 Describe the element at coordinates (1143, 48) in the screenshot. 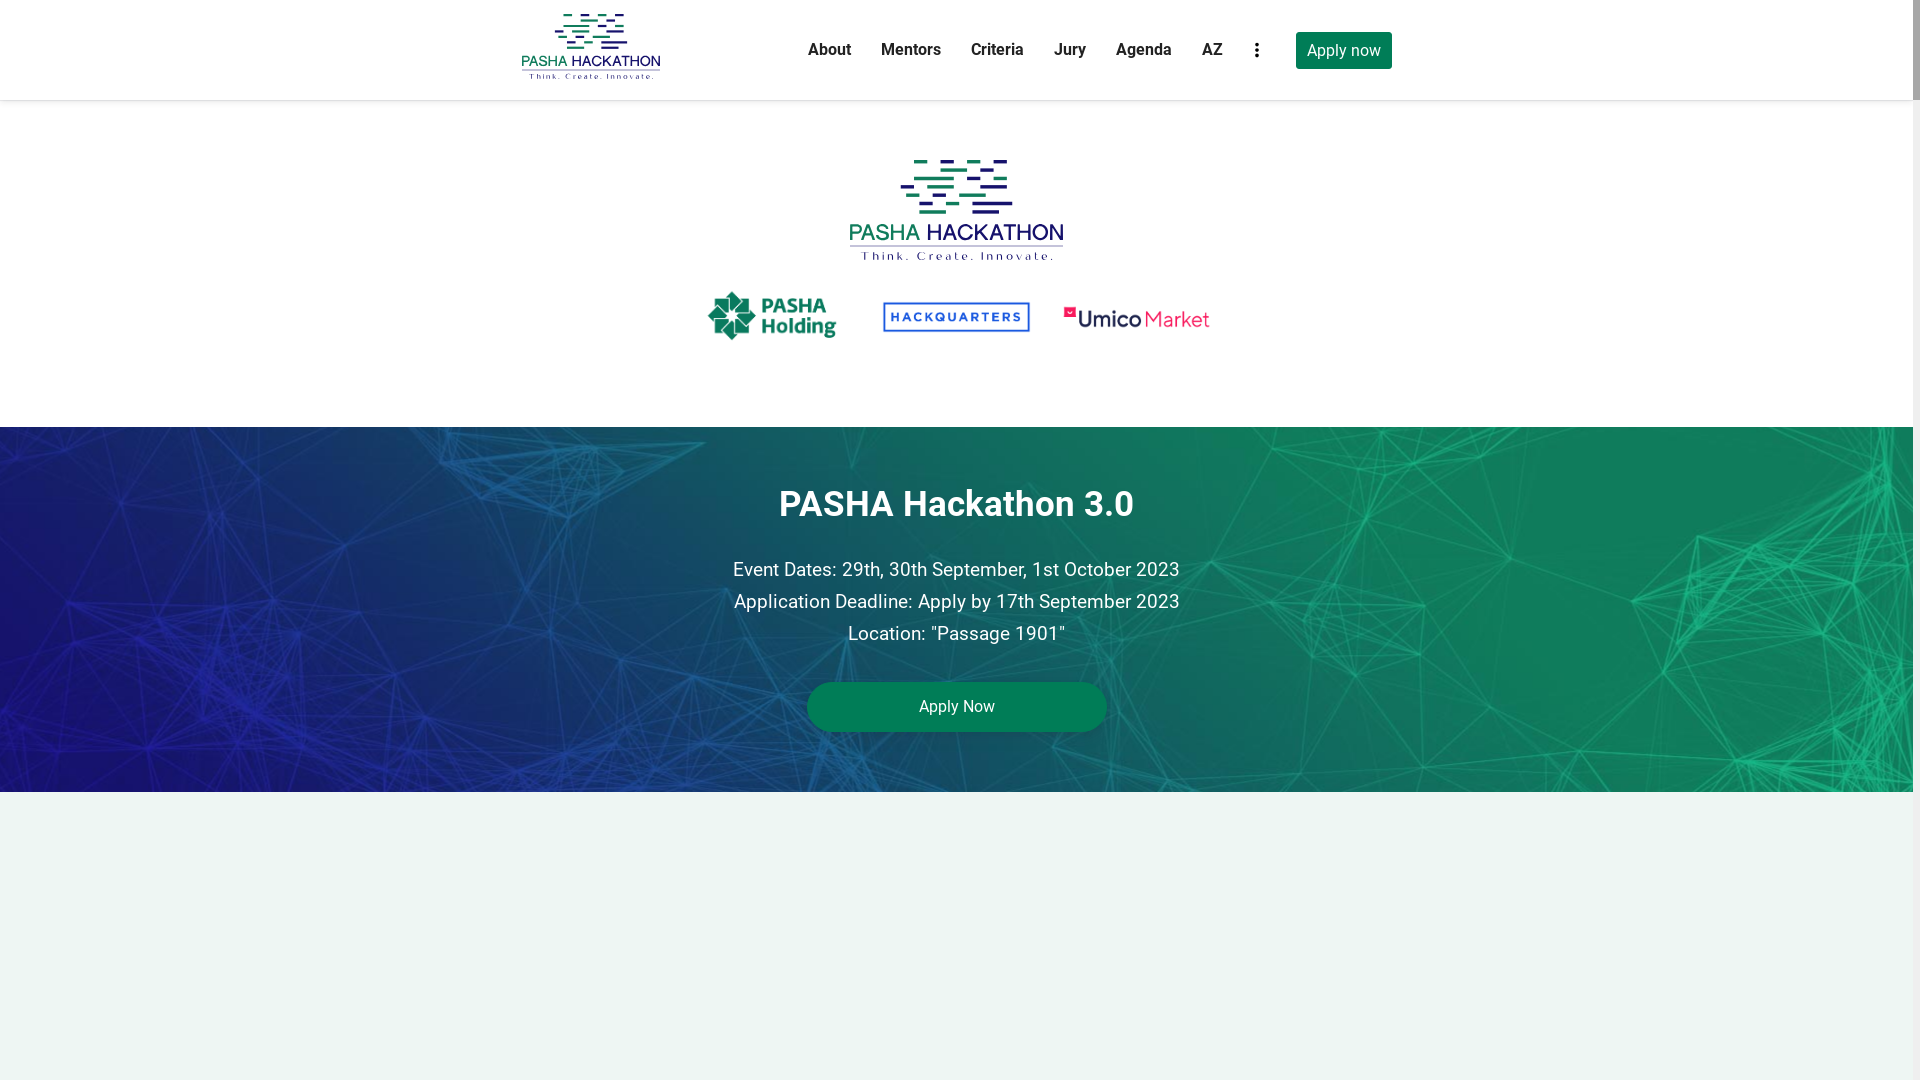

I see `'Agenda'` at that location.